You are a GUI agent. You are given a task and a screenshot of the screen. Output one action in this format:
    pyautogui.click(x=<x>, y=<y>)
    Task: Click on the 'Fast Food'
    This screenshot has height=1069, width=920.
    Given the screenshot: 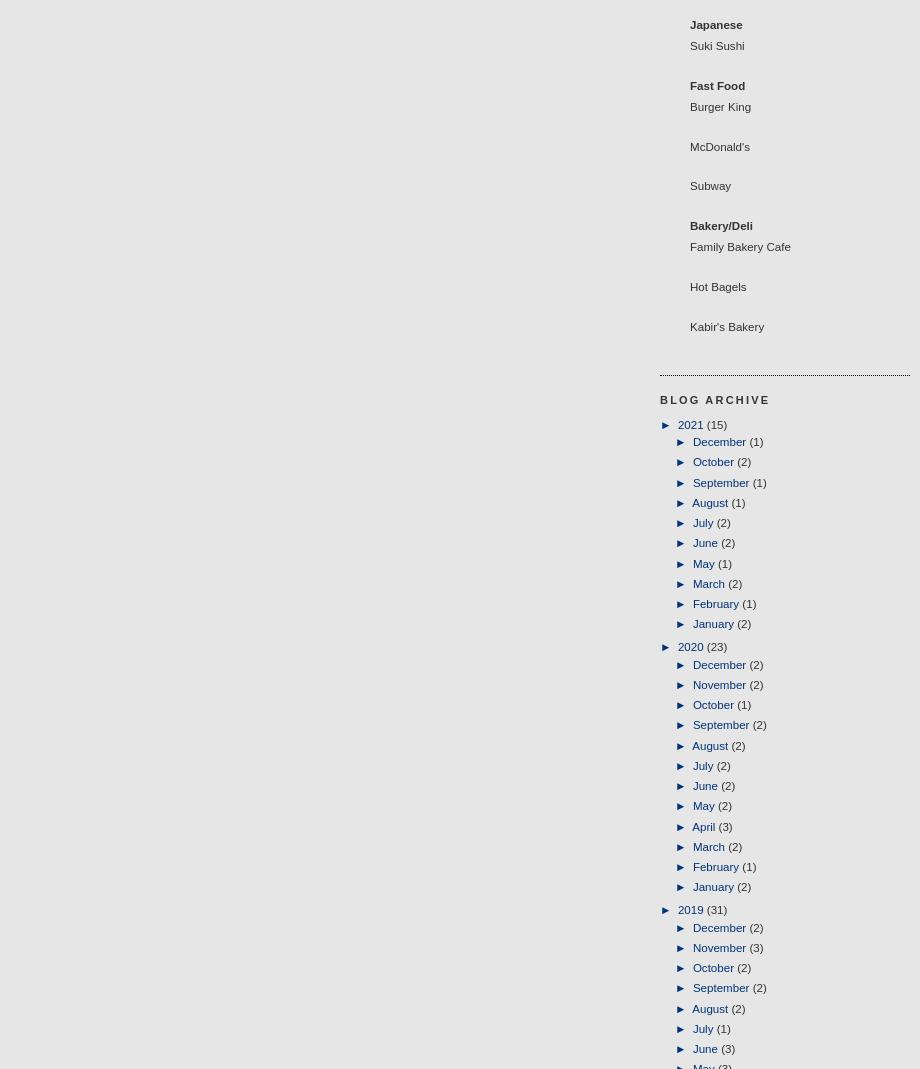 What is the action you would take?
    pyautogui.click(x=690, y=83)
    